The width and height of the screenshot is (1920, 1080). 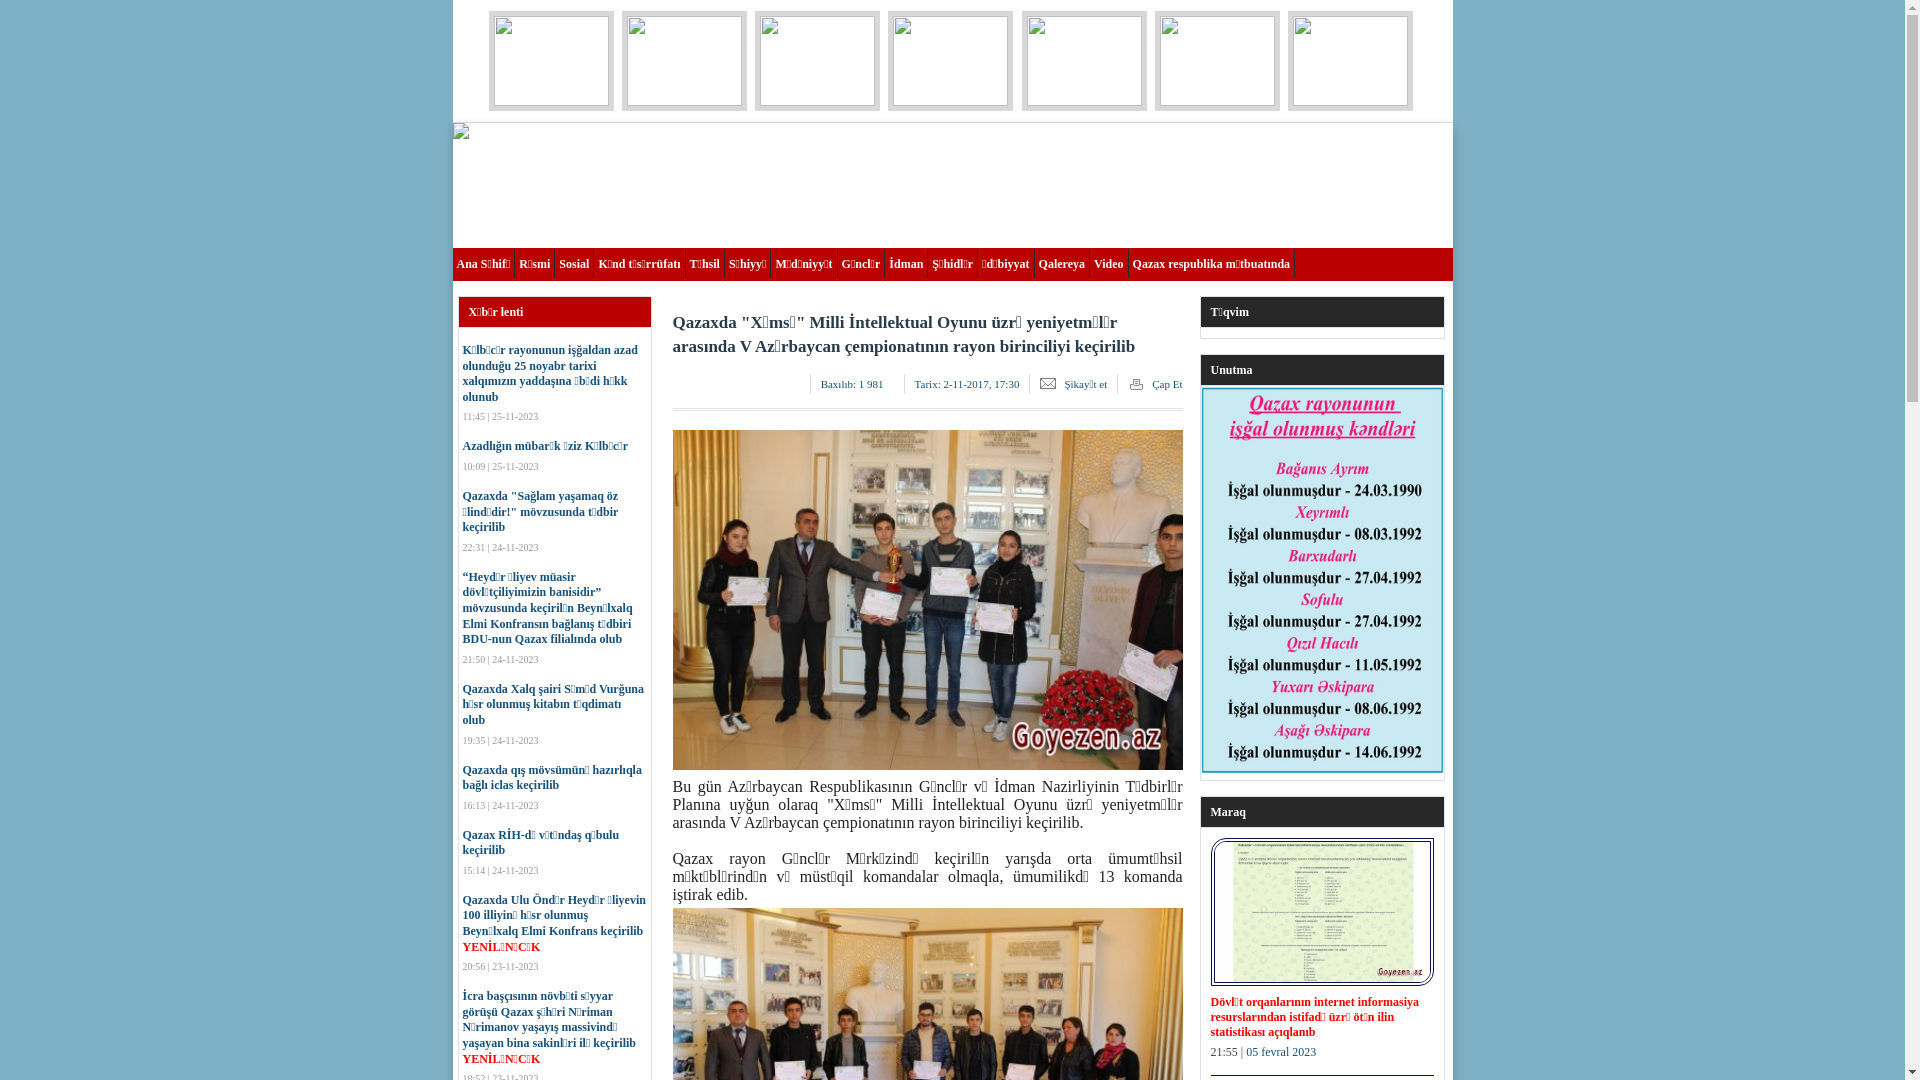 What do you see at coordinates (1281, 1051) in the screenshot?
I see `'05 fevral 2023'` at bounding box center [1281, 1051].